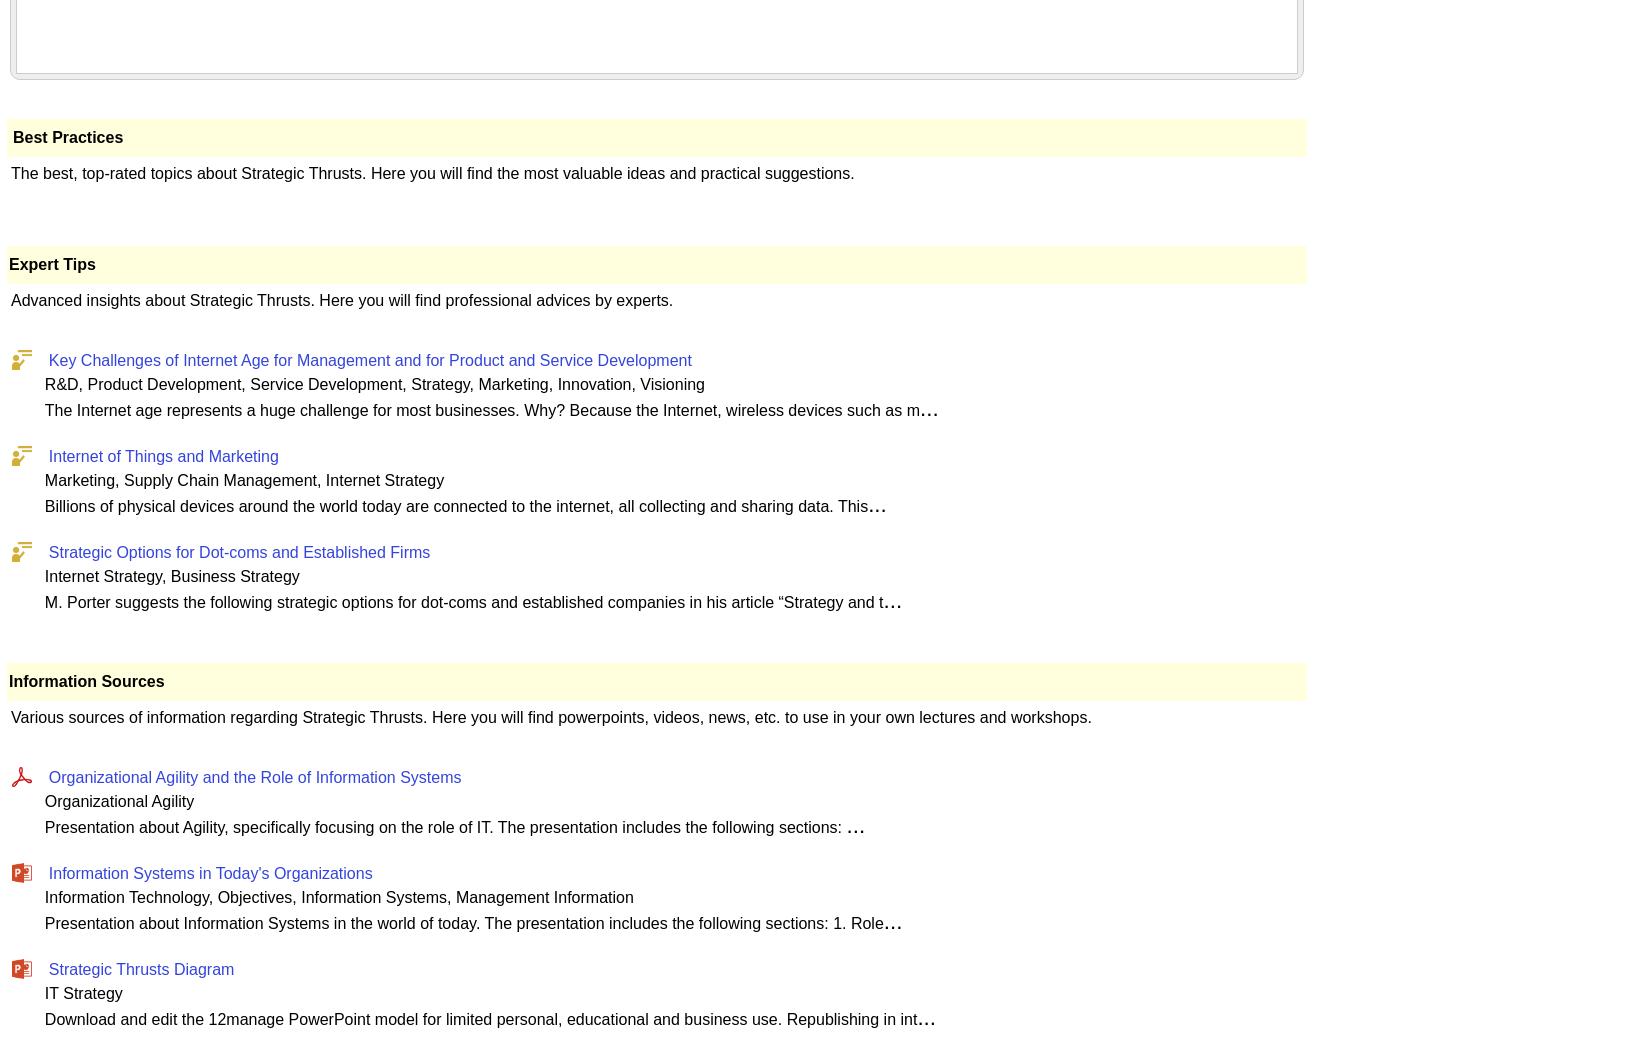 The width and height of the screenshot is (1650, 1042). I want to click on 'Strategic Options for Dot-coms and Established Firms', so click(238, 550).